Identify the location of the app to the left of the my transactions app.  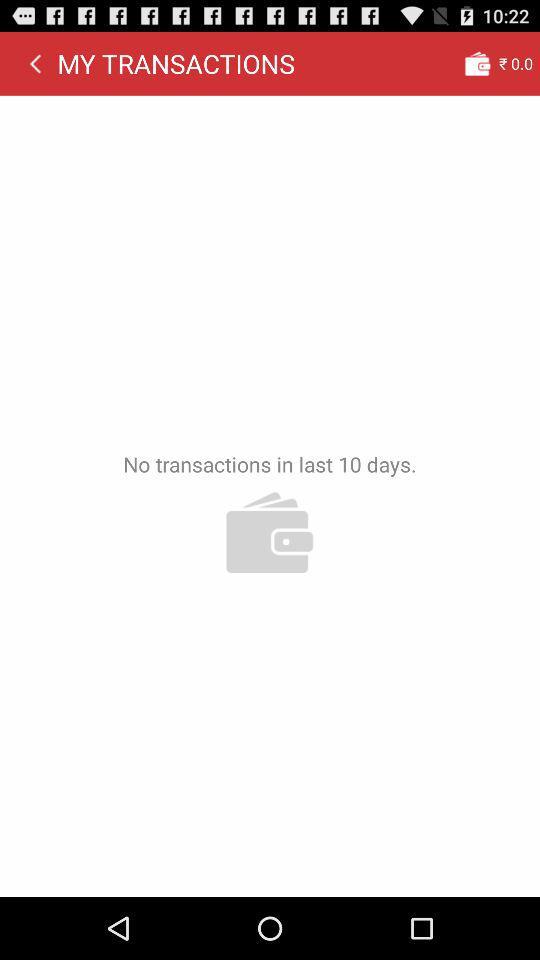
(35, 63).